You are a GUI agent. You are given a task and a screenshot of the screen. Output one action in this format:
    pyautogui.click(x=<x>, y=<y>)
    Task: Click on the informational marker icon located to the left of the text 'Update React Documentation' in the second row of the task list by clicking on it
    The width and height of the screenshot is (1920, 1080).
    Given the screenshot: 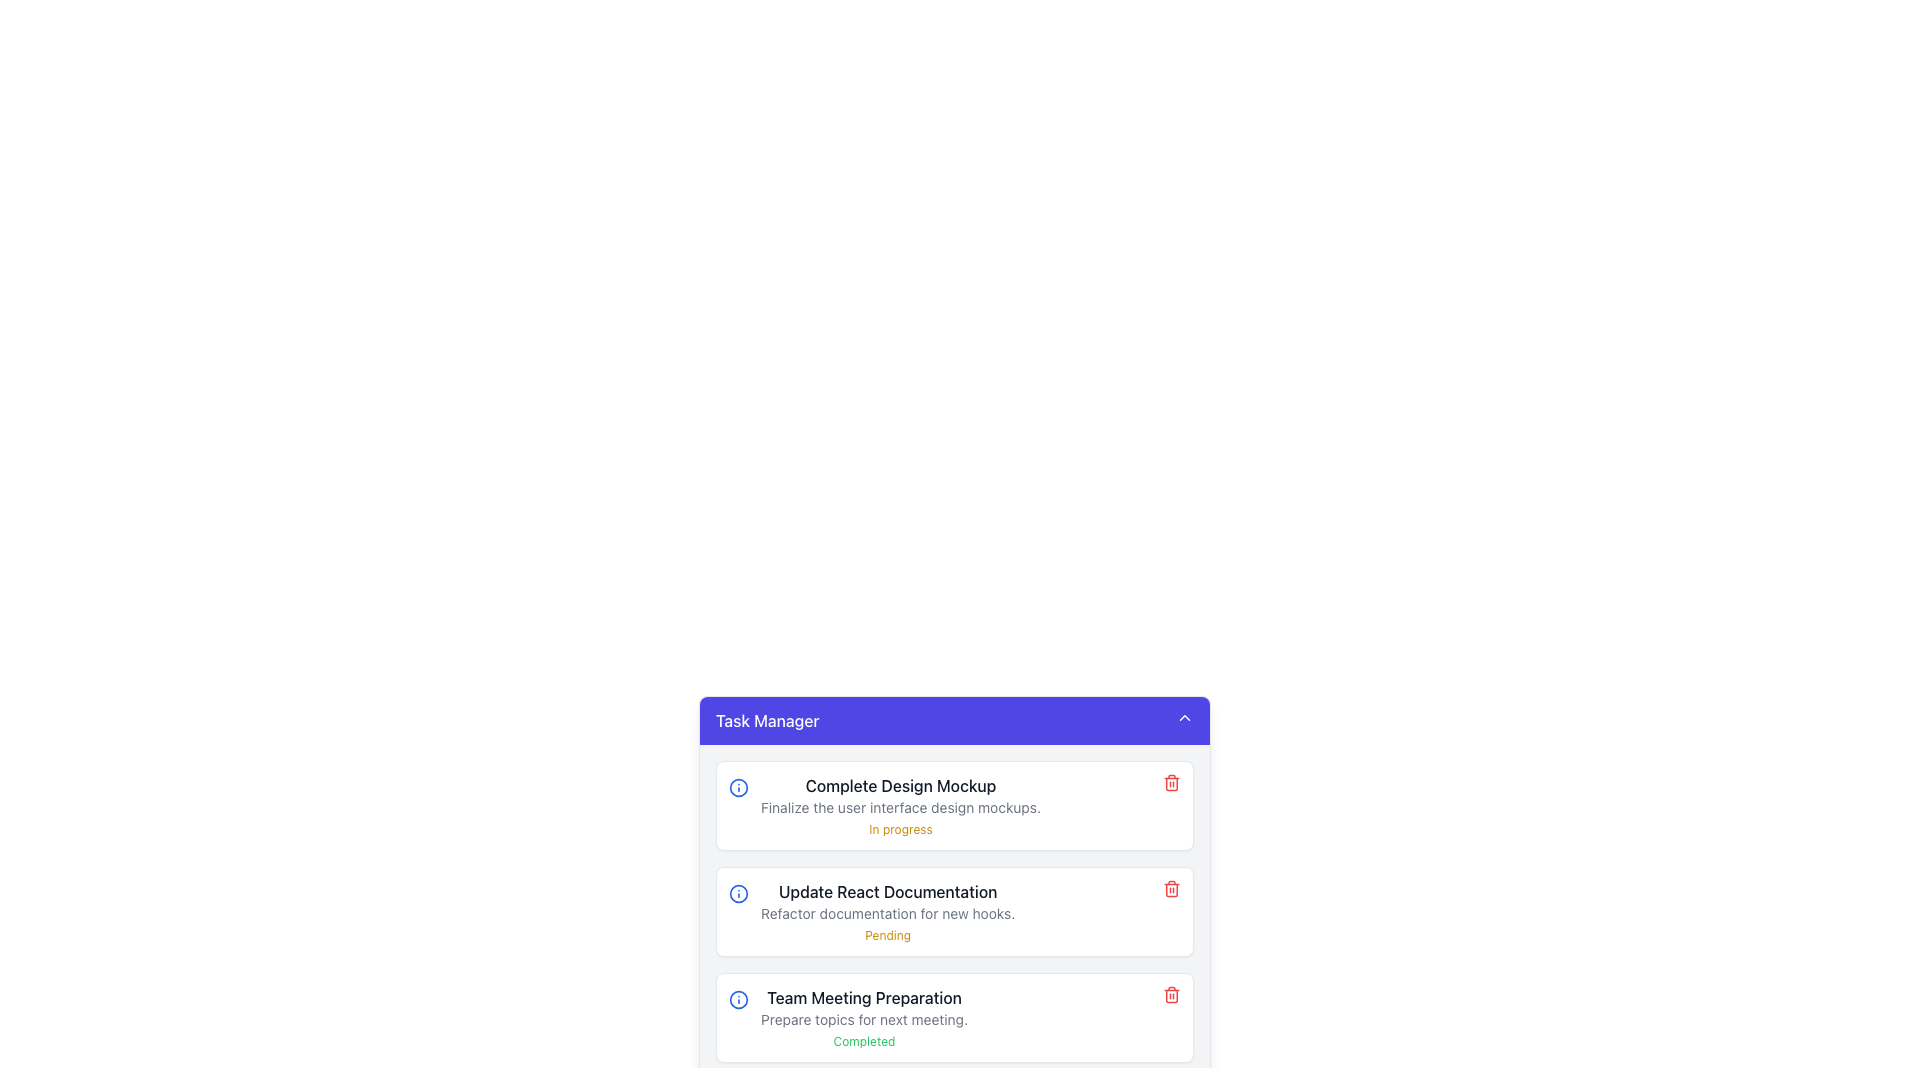 What is the action you would take?
    pyautogui.click(x=738, y=893)
    